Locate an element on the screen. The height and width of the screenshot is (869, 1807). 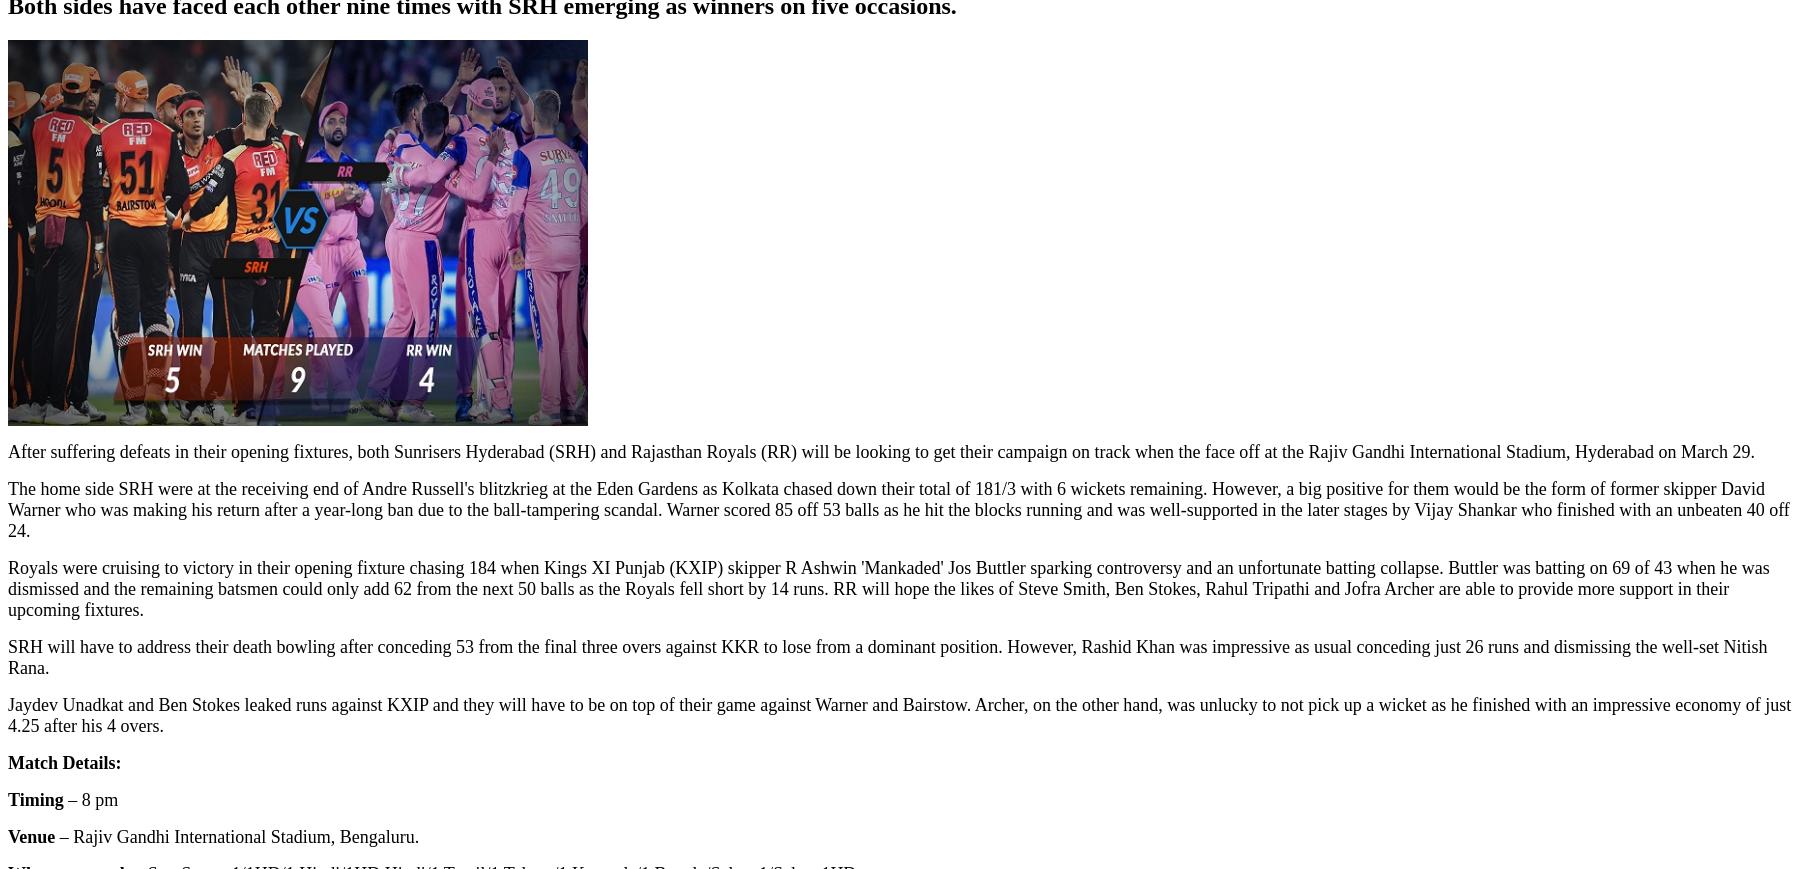
'SRH will have to address their death bowling after conceding 53 from the final three overs against KKR to lose from a dominant position. However, Rashid Khan was impressive as usual conceding just 26 runs and dismissing the well-set Nitish Rana.' is located at coordinates (887, 657).